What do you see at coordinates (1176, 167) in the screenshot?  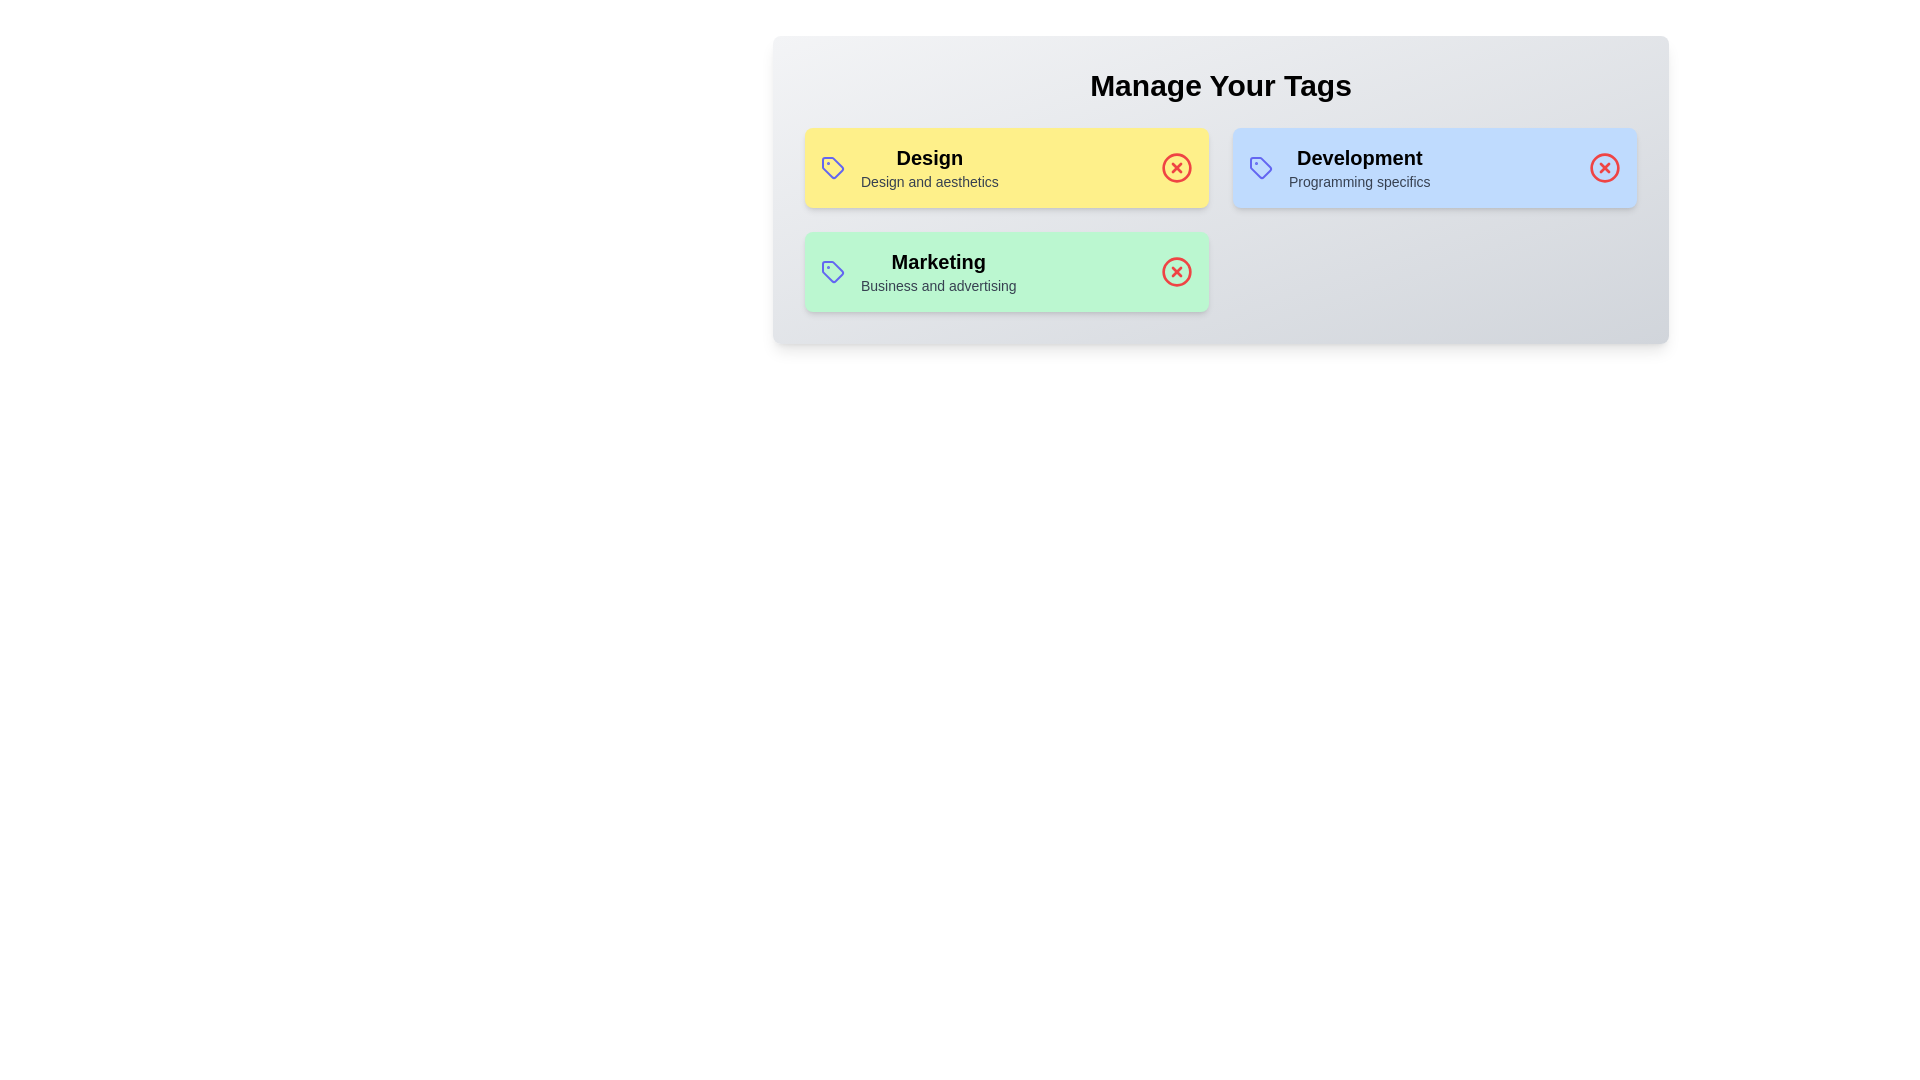 I see `the delete icon for the tag labeled Design` at bounding box center [1176, 167].